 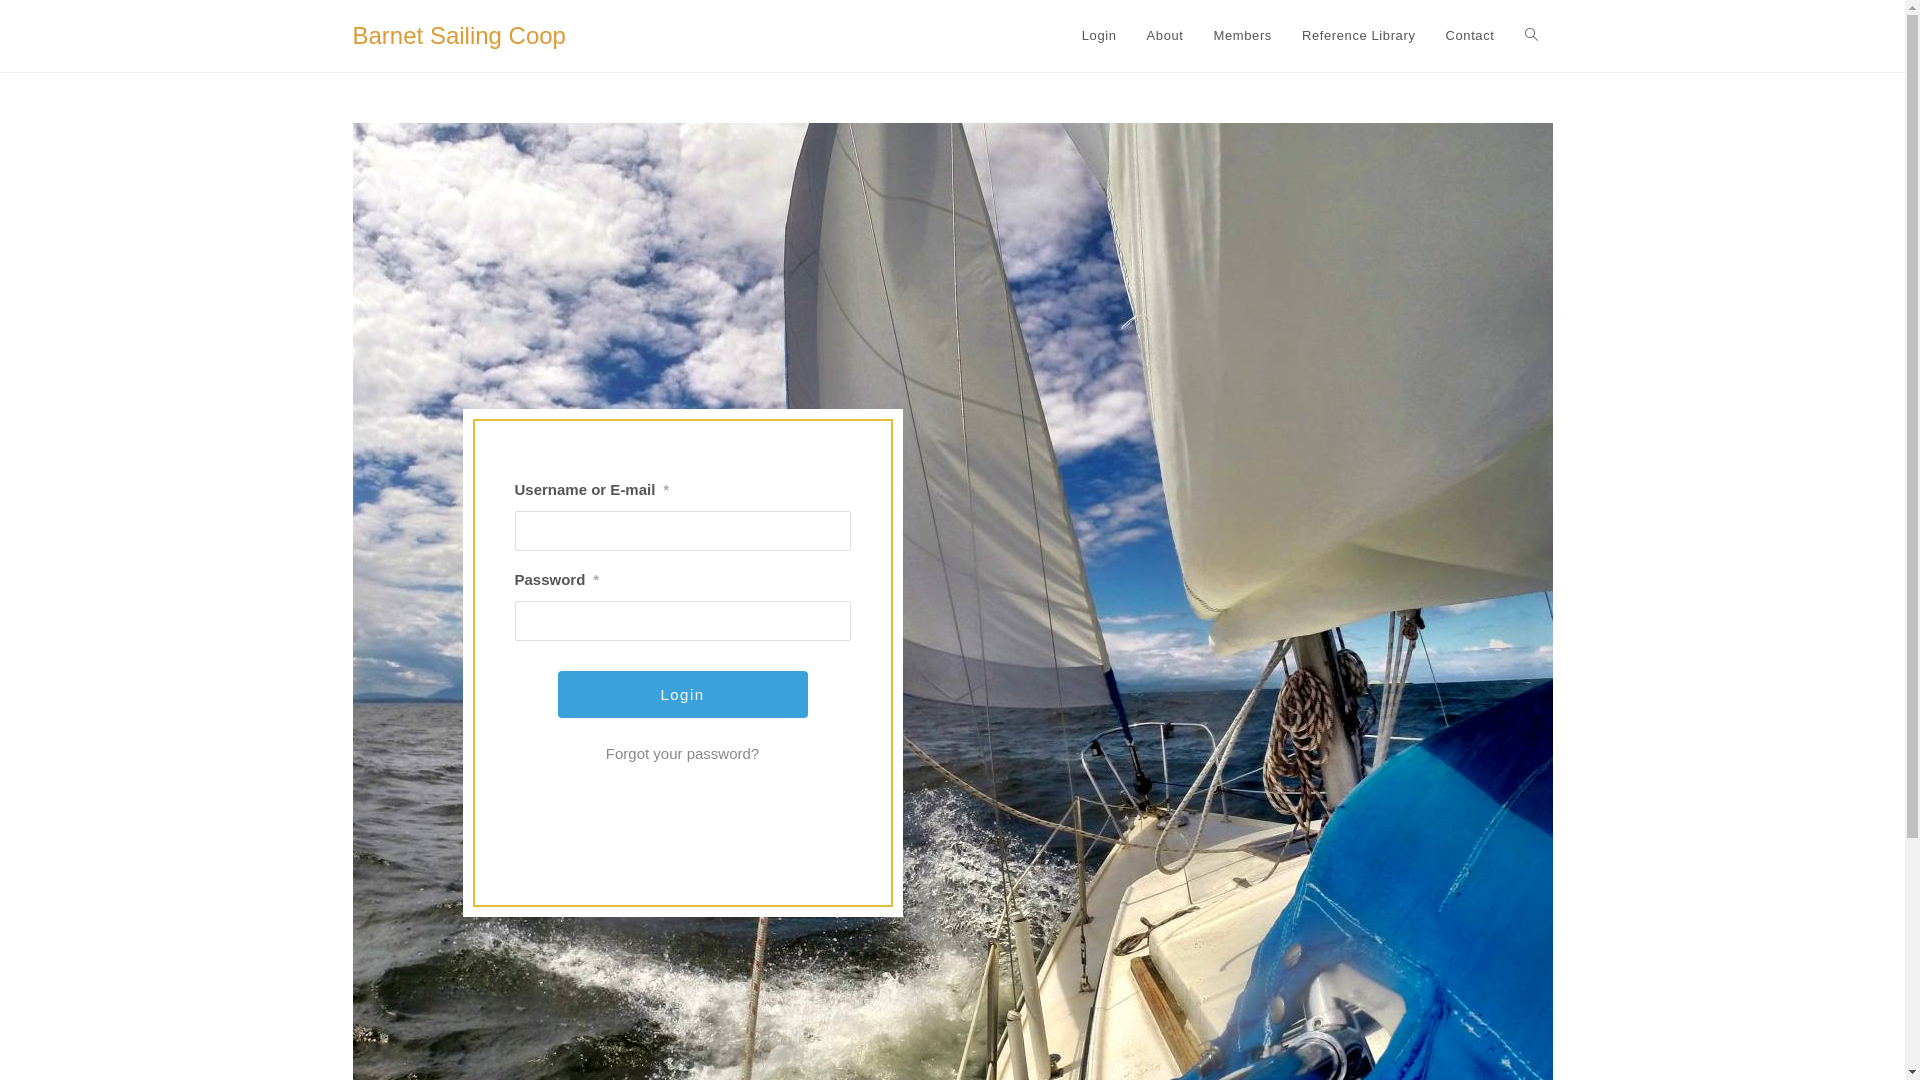 I want to click on 'Barnet Sailing Coop', so click(x=457, y=35).